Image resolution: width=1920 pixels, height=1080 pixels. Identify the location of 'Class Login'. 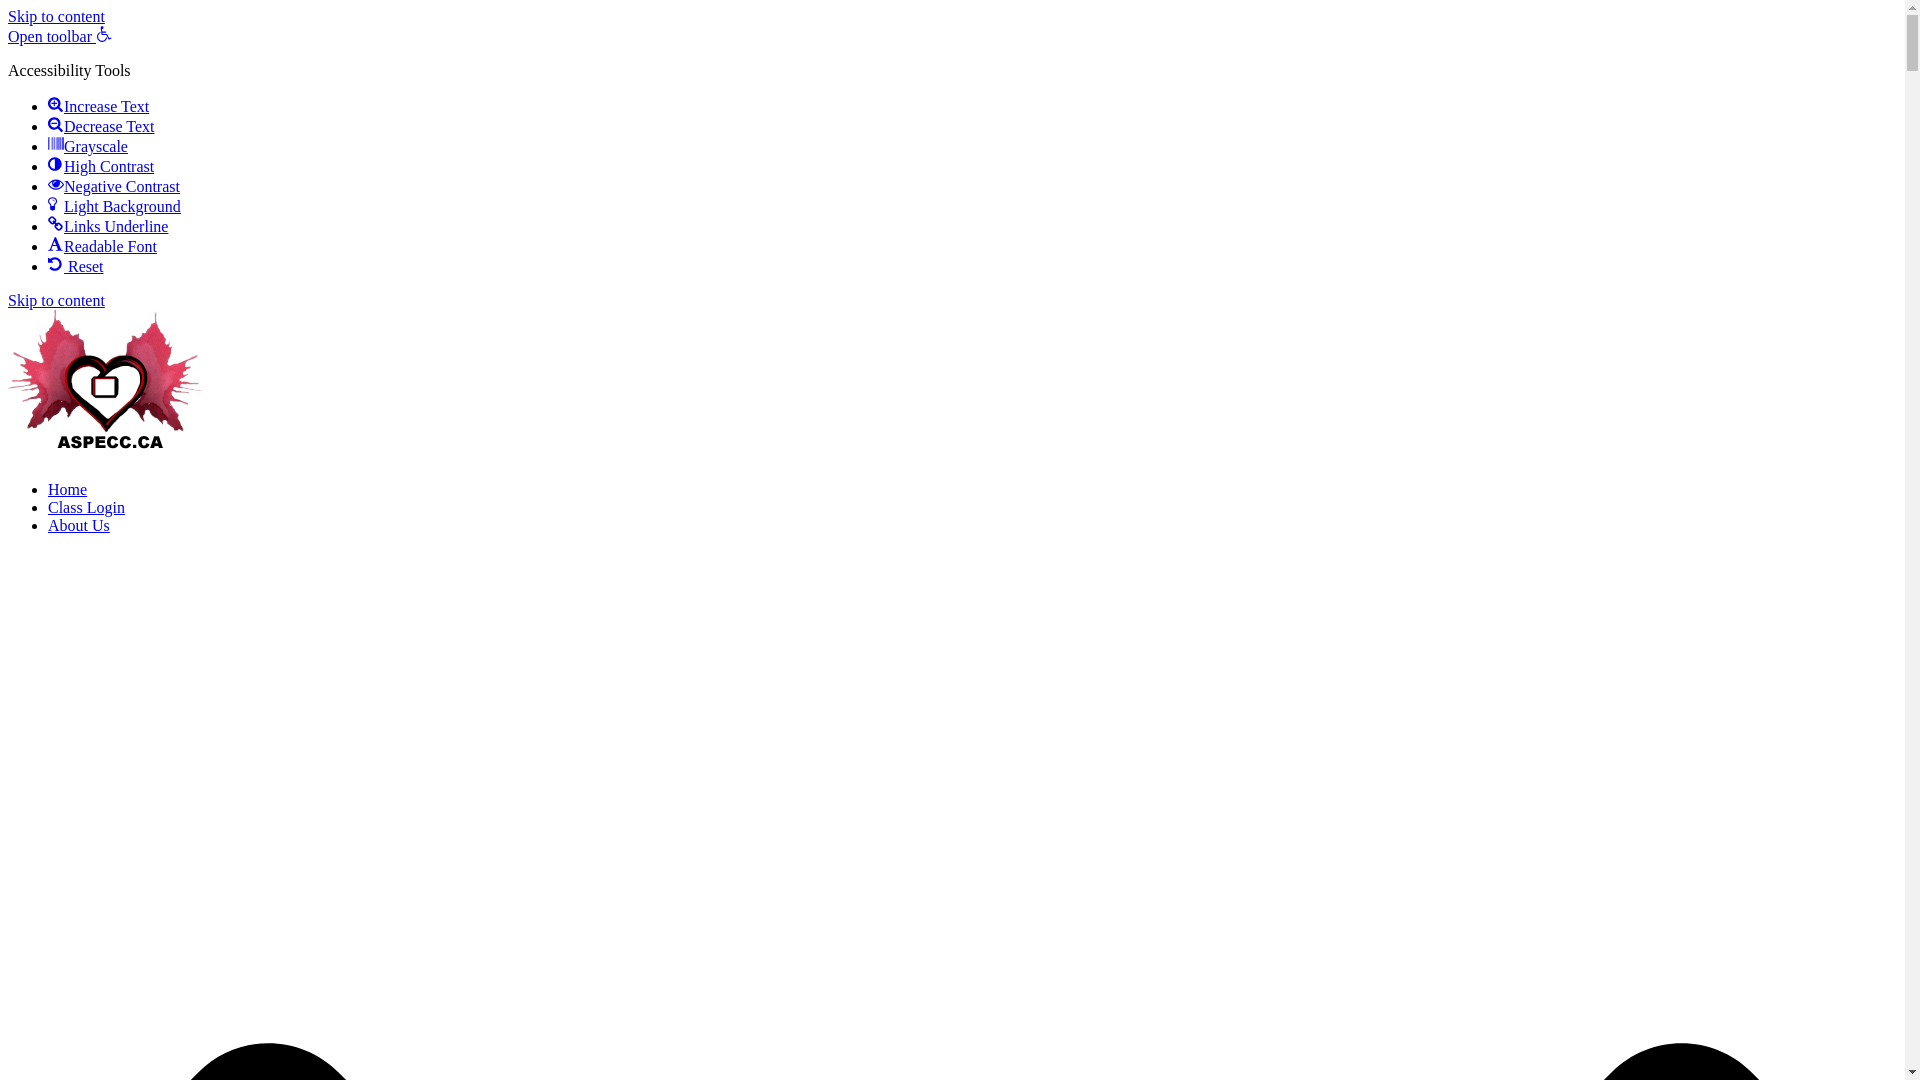
(85, 506).